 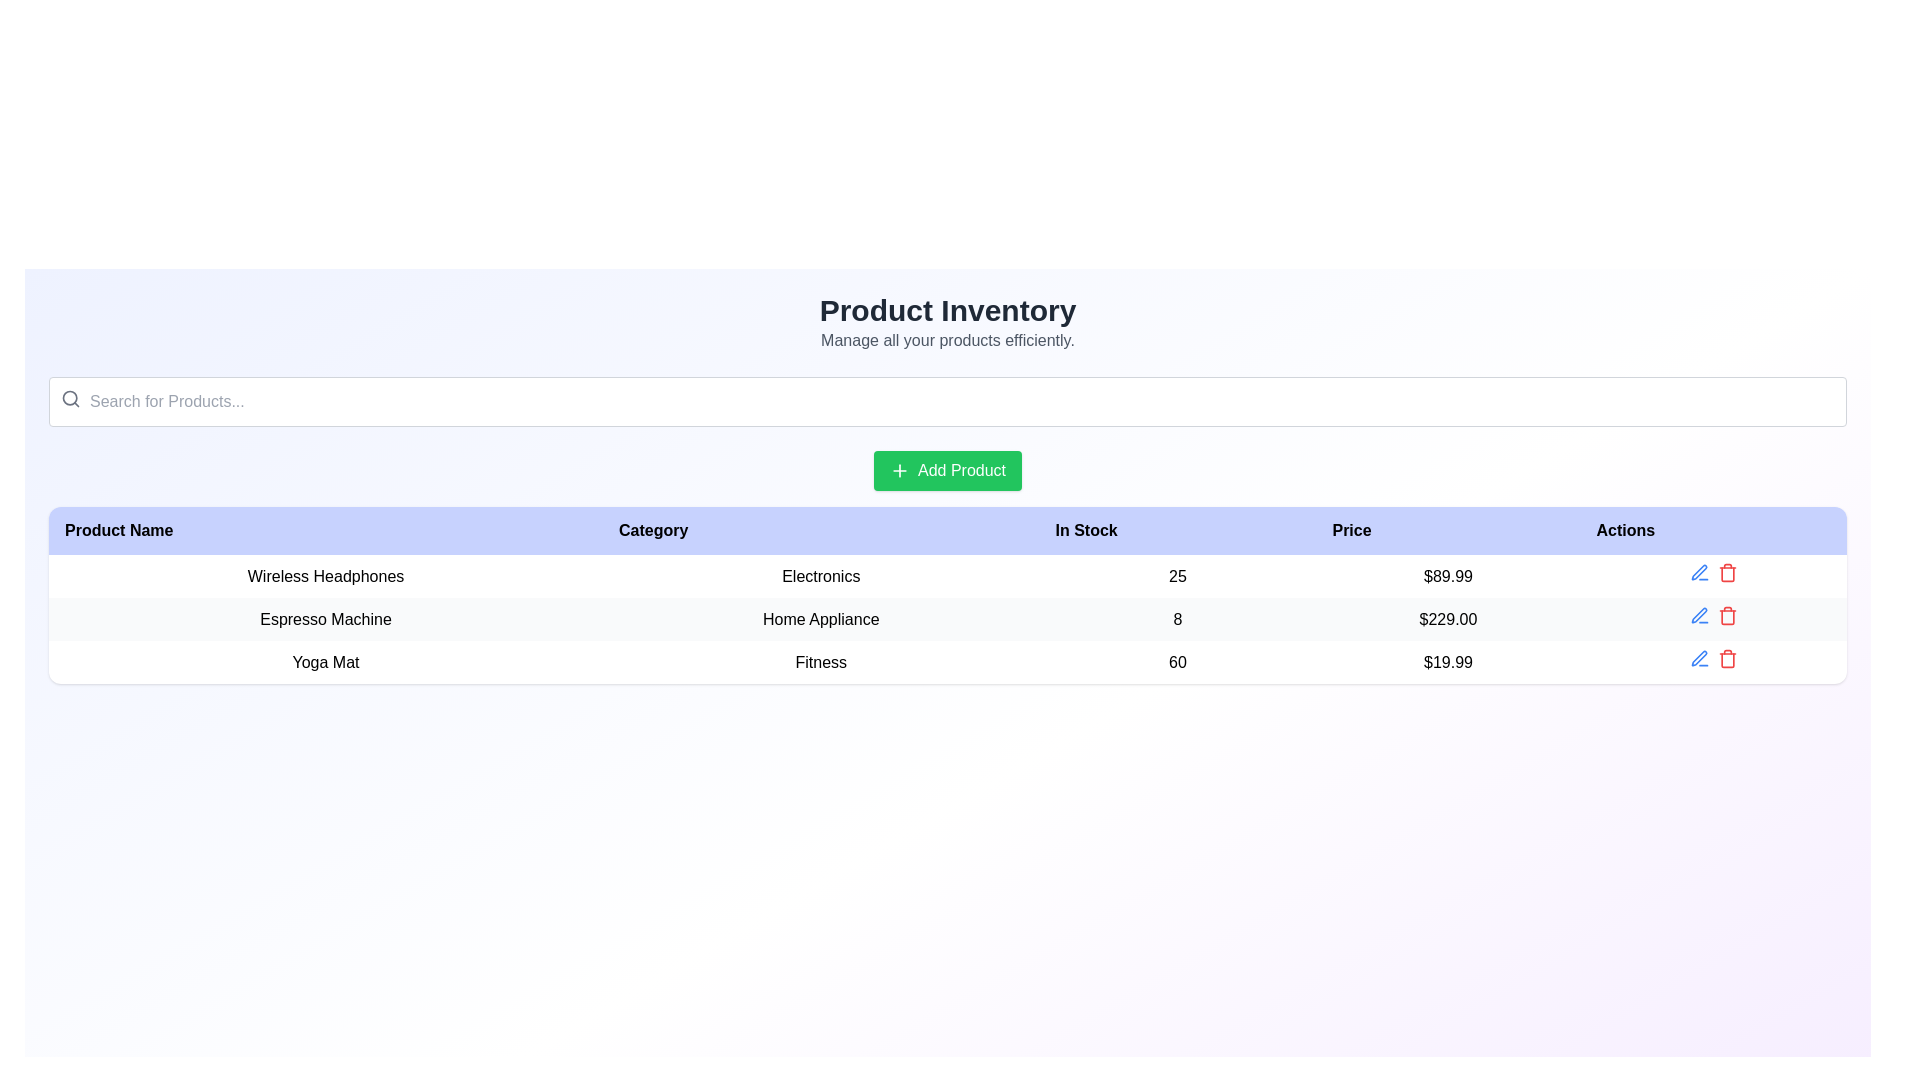 I want to click on the SVG icon located at the top-left corner of the search bar, which indicates the search functionality, so click(x=71, y=398).